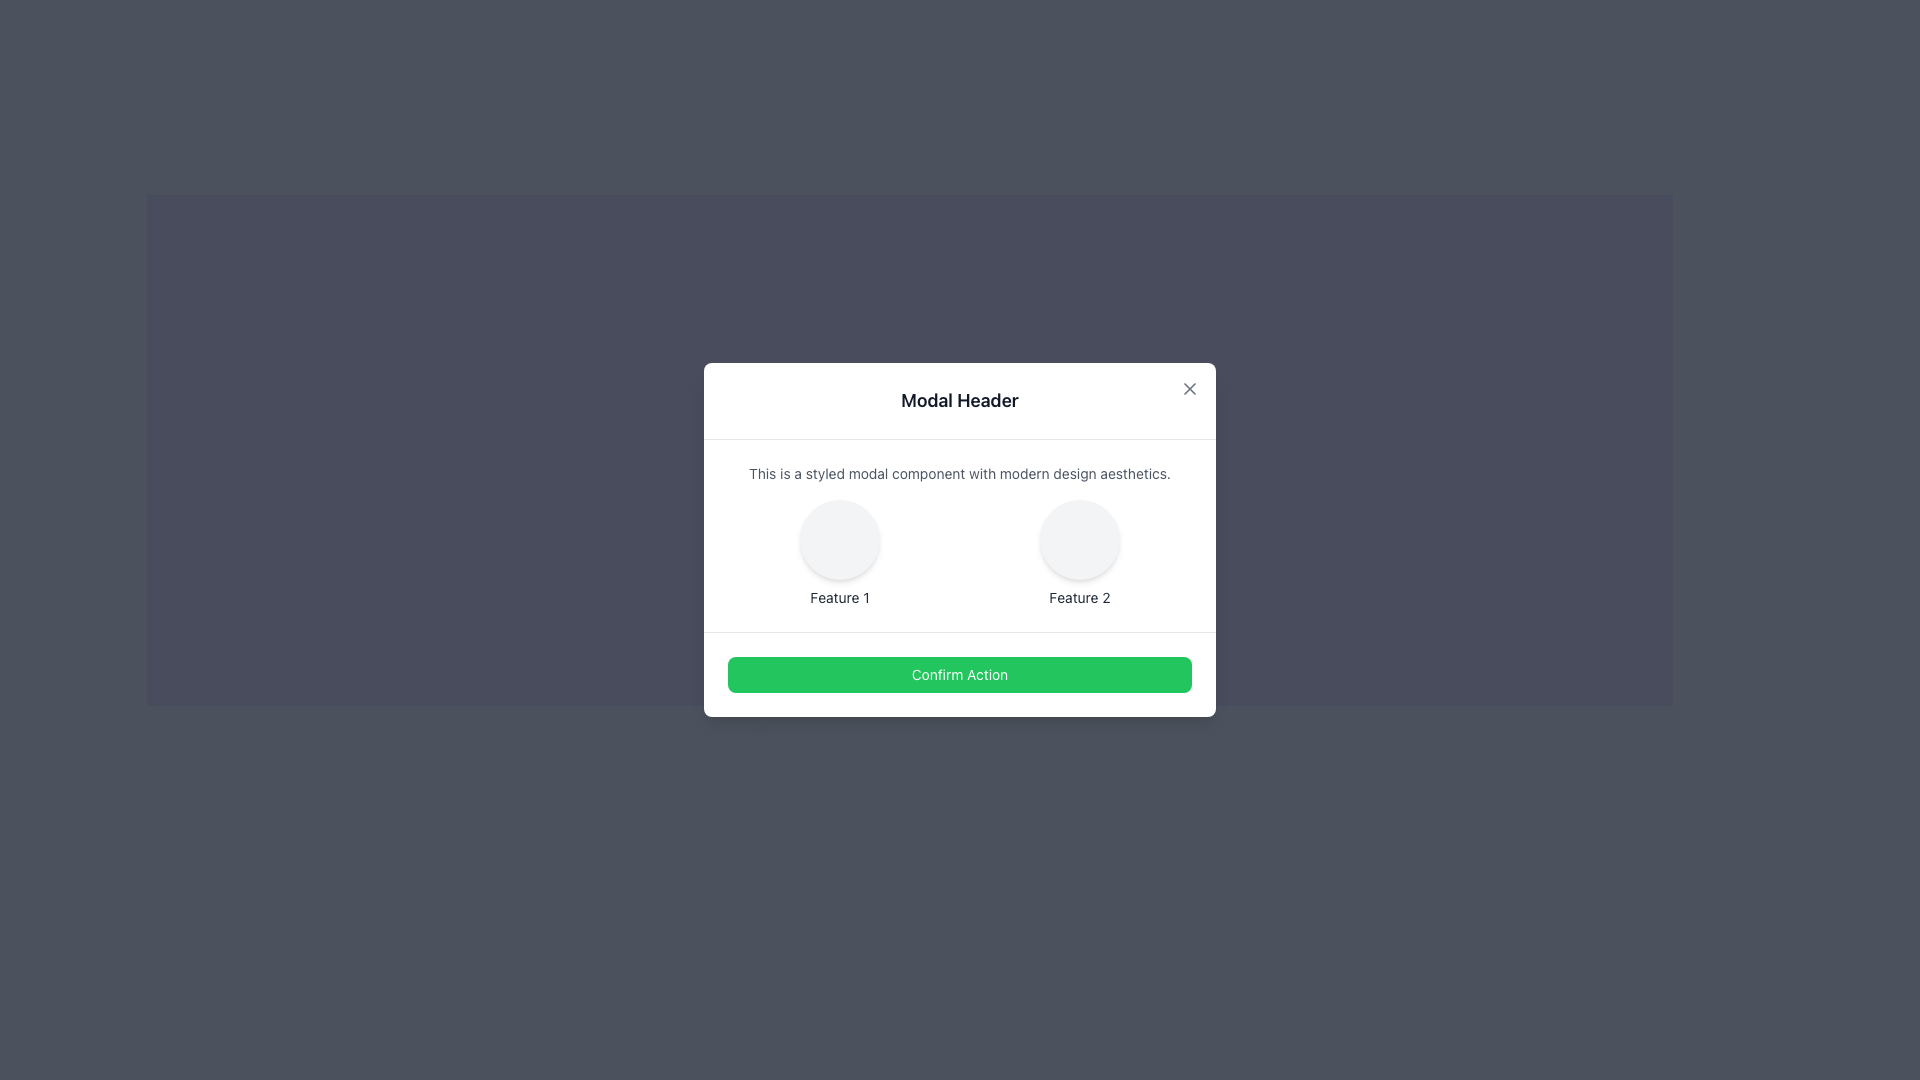 This screenshot has width=1920, height=1080. Describe the element at coordinates (1190, 389) in the screenshot. I see `the close button icon located at the top-right corner of the modal window for additional visual feedback` at that location.